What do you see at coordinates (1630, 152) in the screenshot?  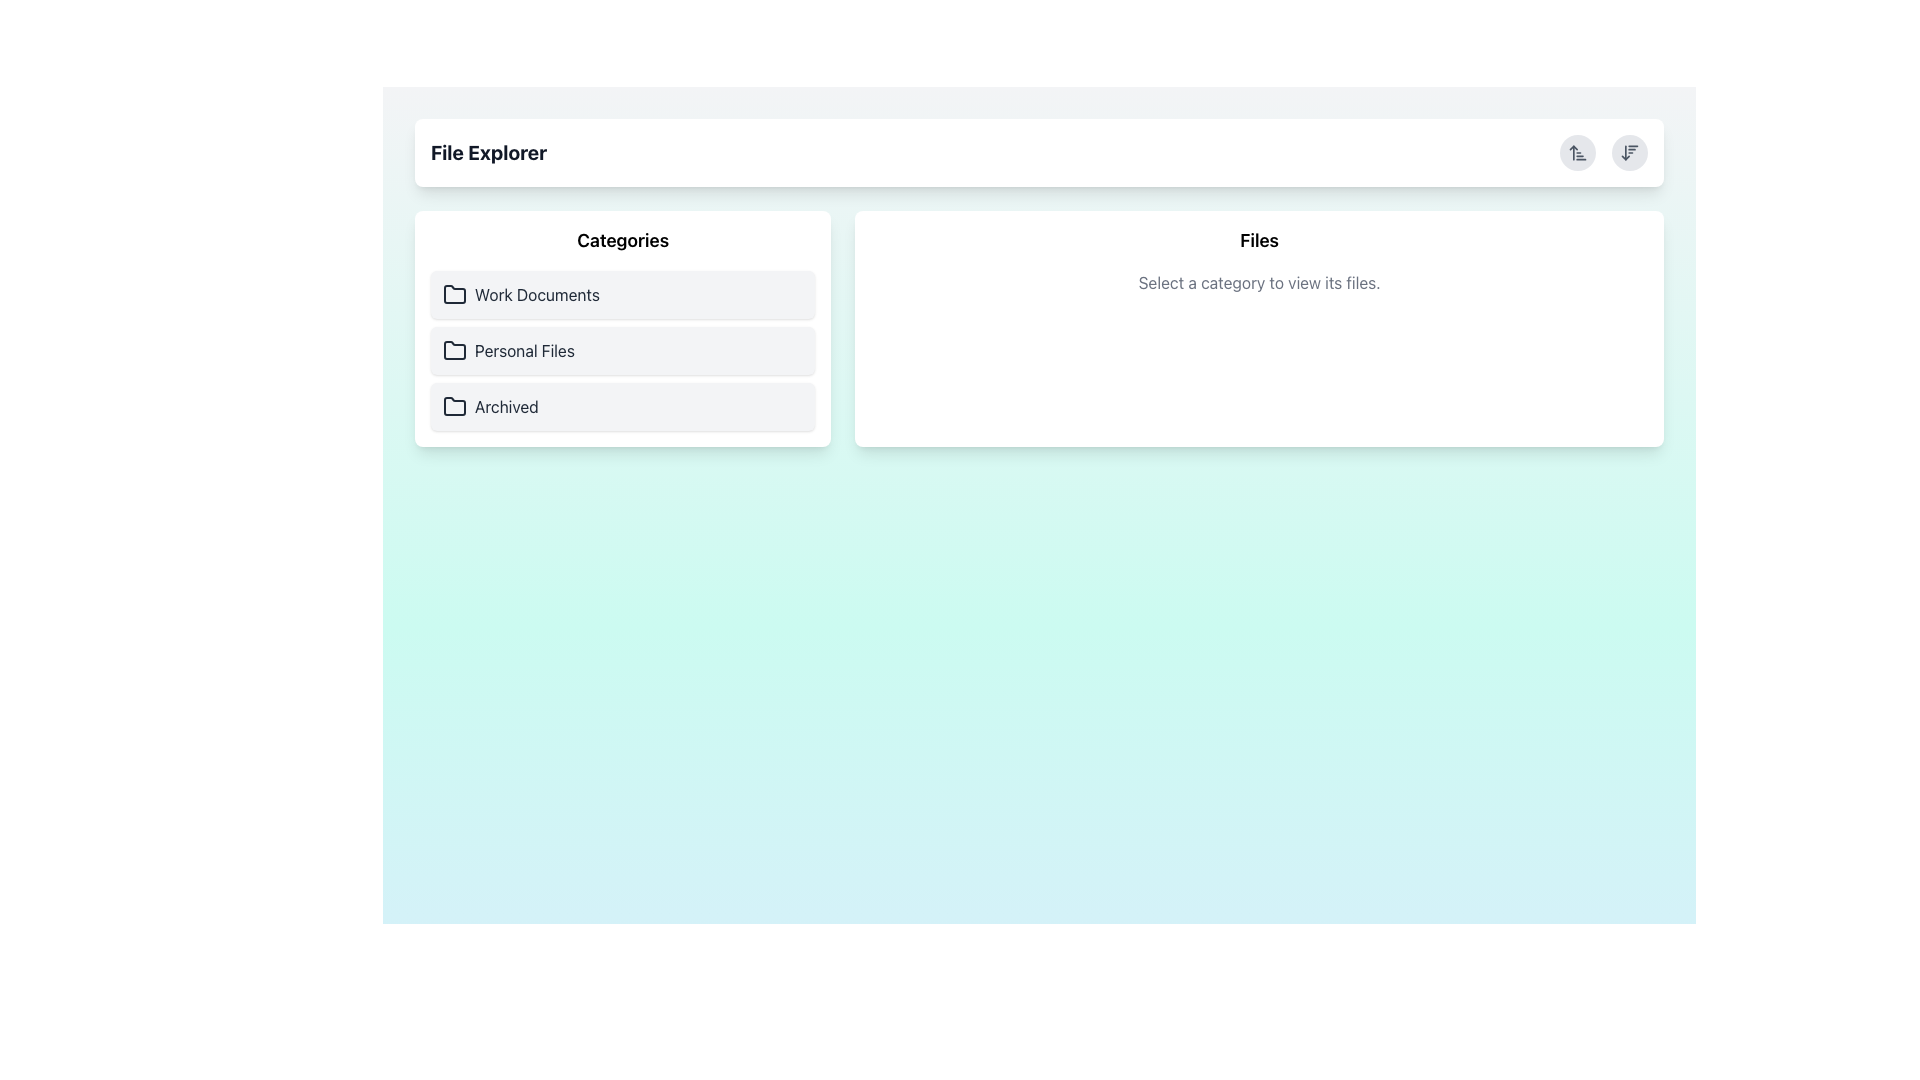 I see `the second circular button in the top-right corner of the interface` at bounding box center [1630, 152].